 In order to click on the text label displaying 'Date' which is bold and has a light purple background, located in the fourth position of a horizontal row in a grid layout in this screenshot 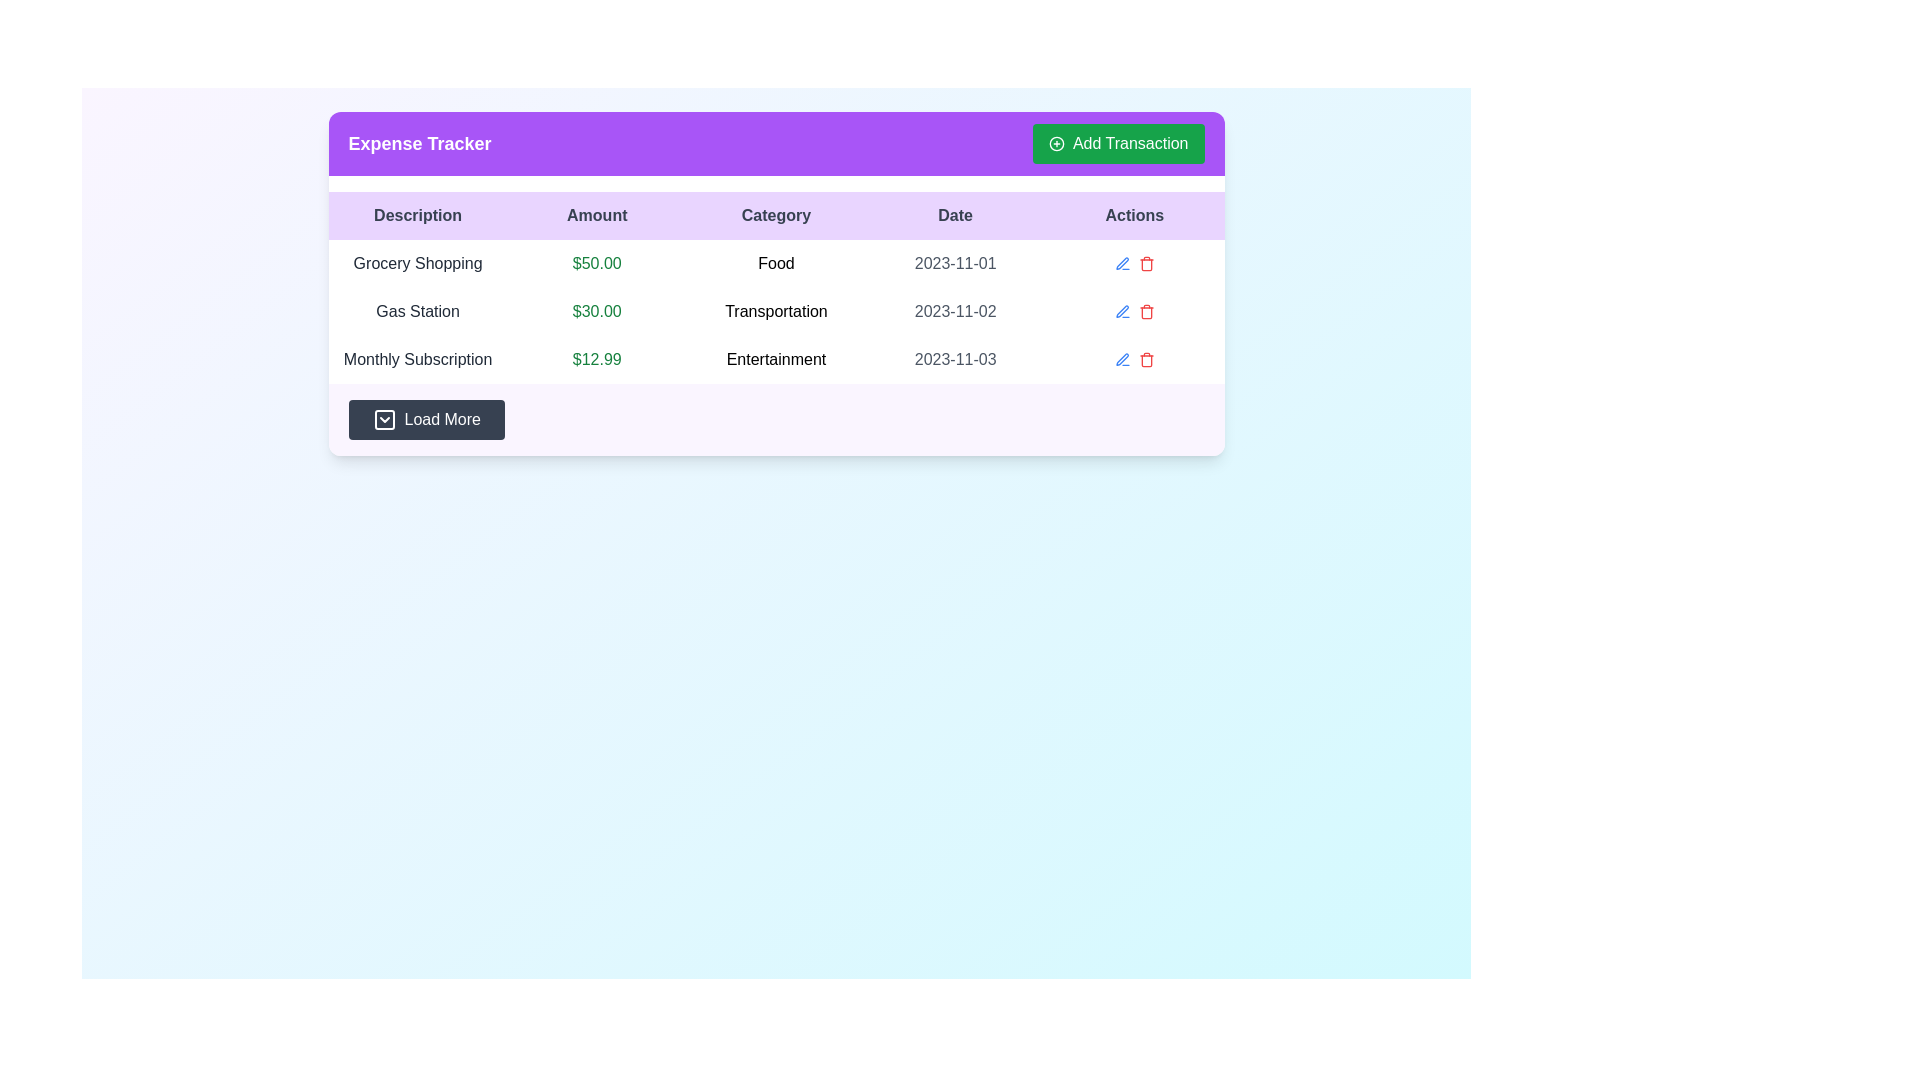, I will do `click(954, 216)`.